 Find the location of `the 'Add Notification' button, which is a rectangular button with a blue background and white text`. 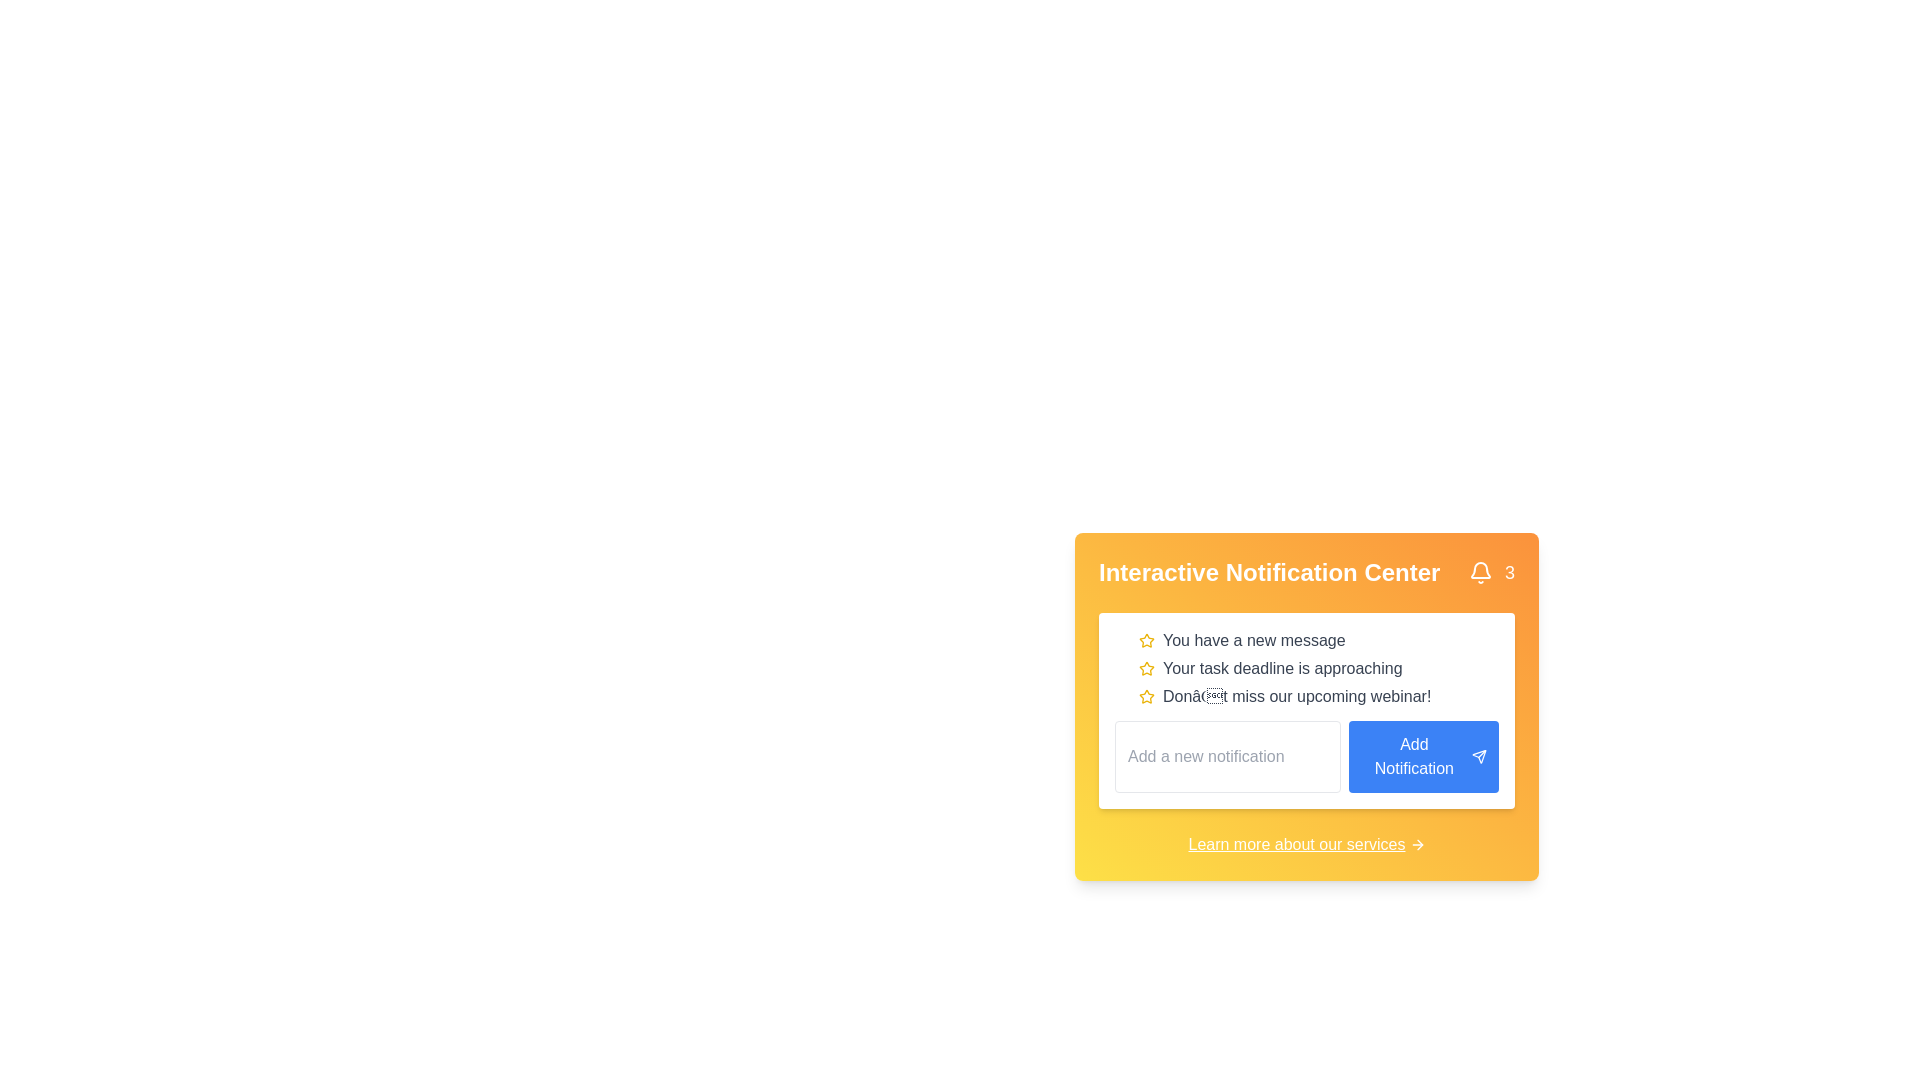

the 'Add Notification' button, which is a rectangular button with a blue background and white text is located at coordinates (1423, 756).